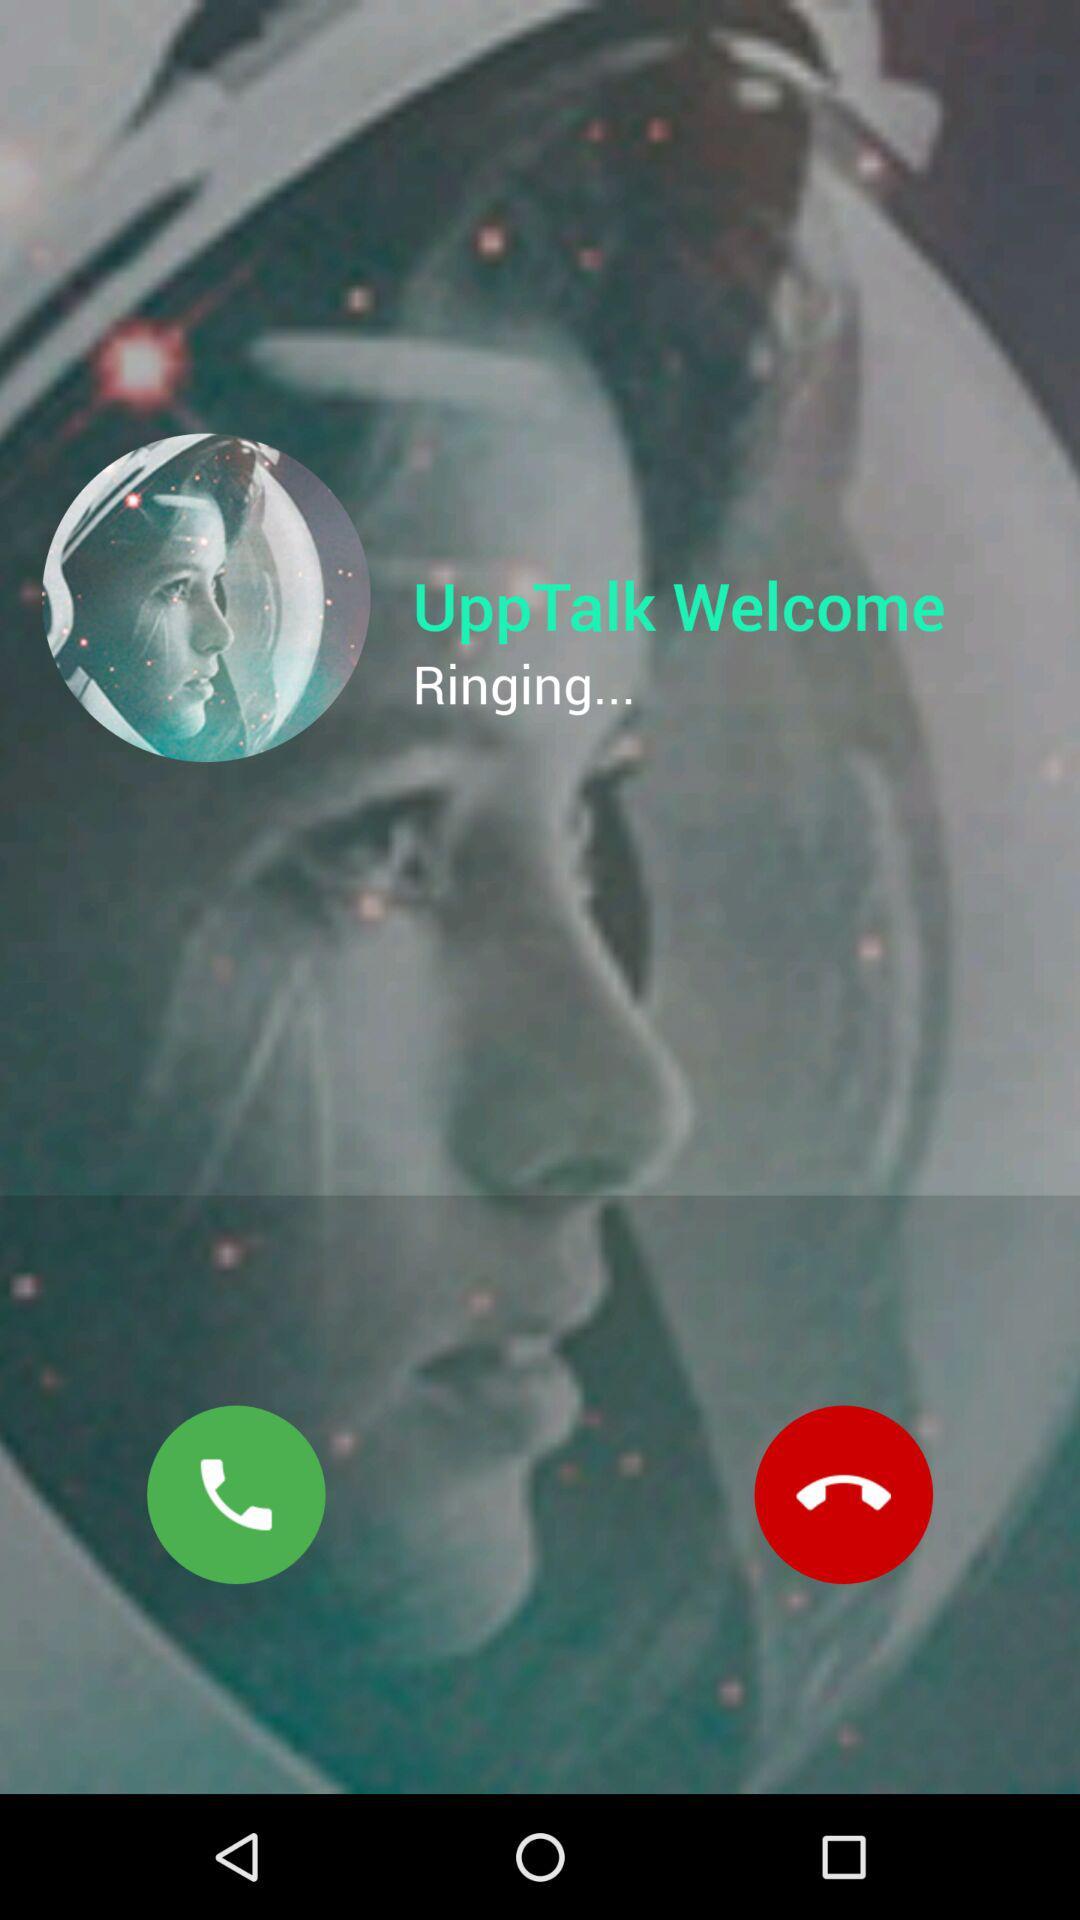  I want to click on answer call, so click(235, 1494).